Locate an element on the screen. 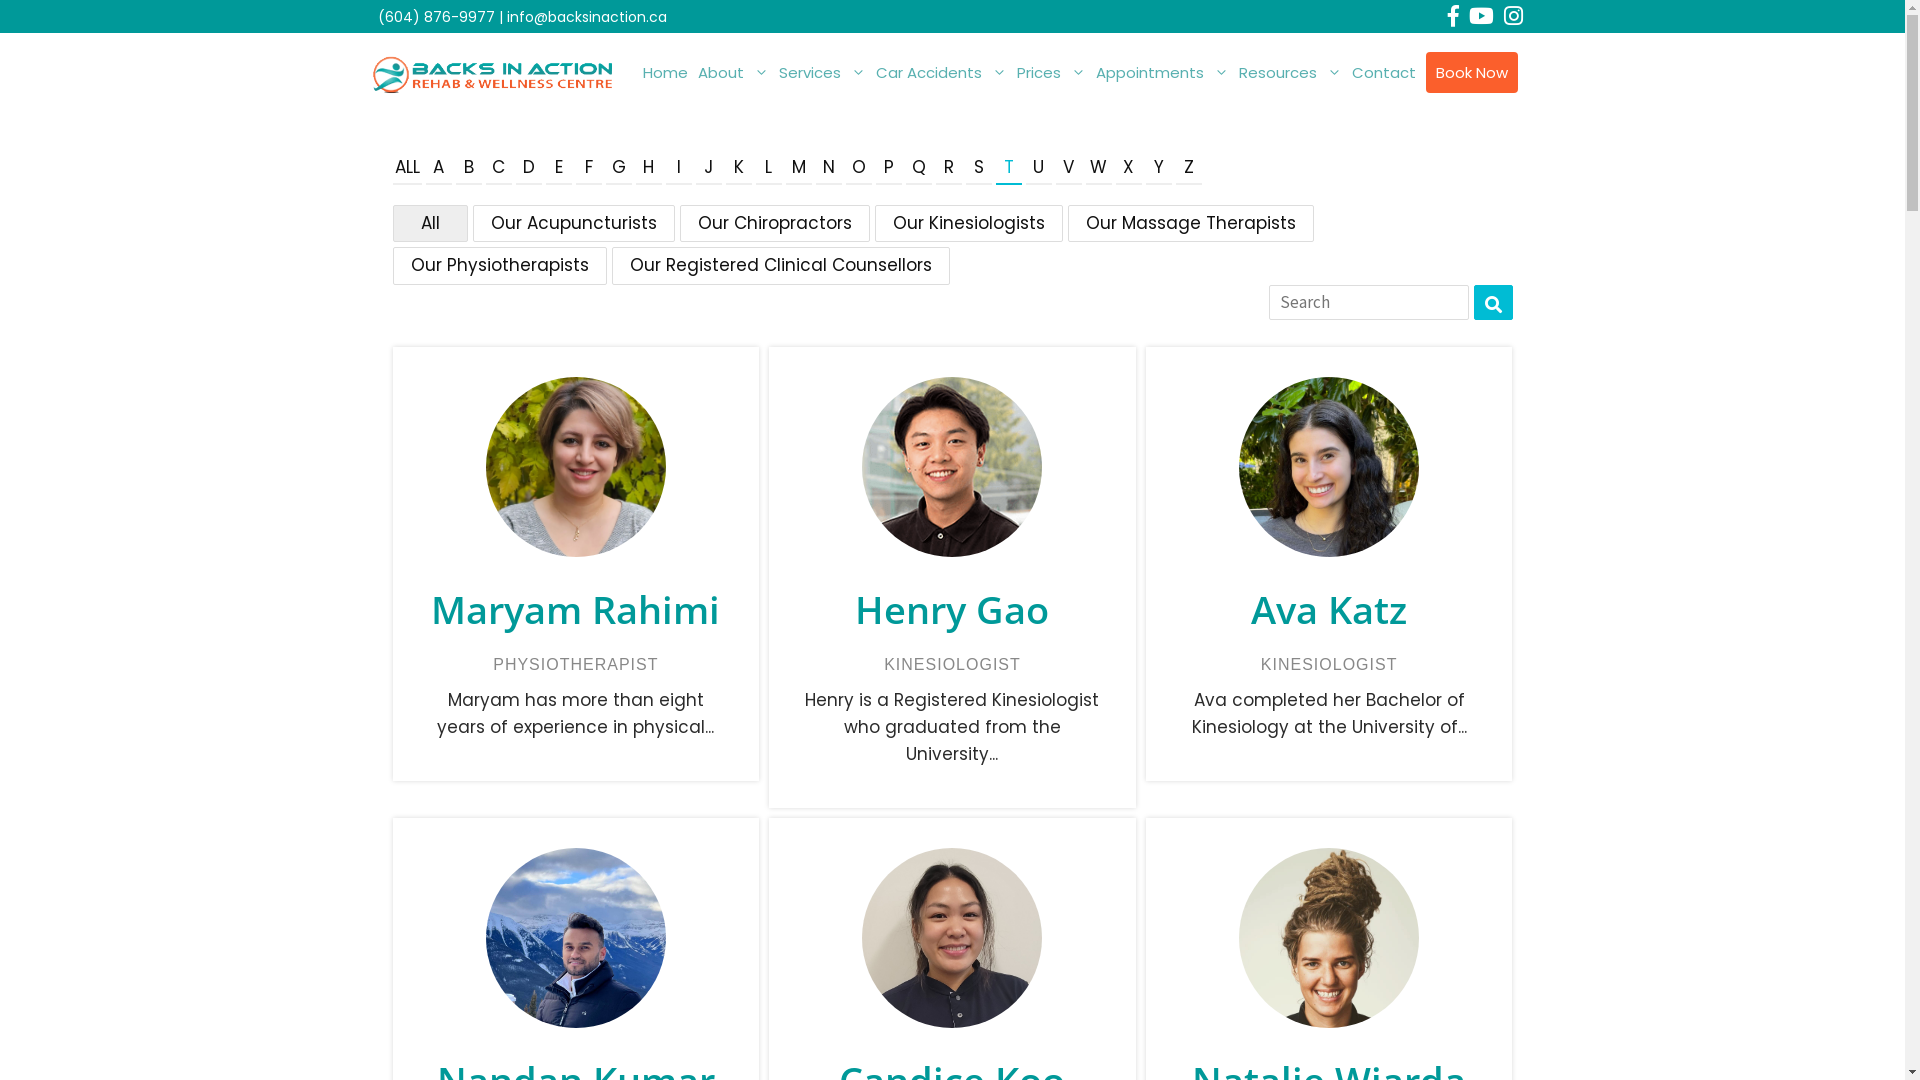 This screenshot has height=1080, width=1920. 'A' is located at coordinates (437, 168).